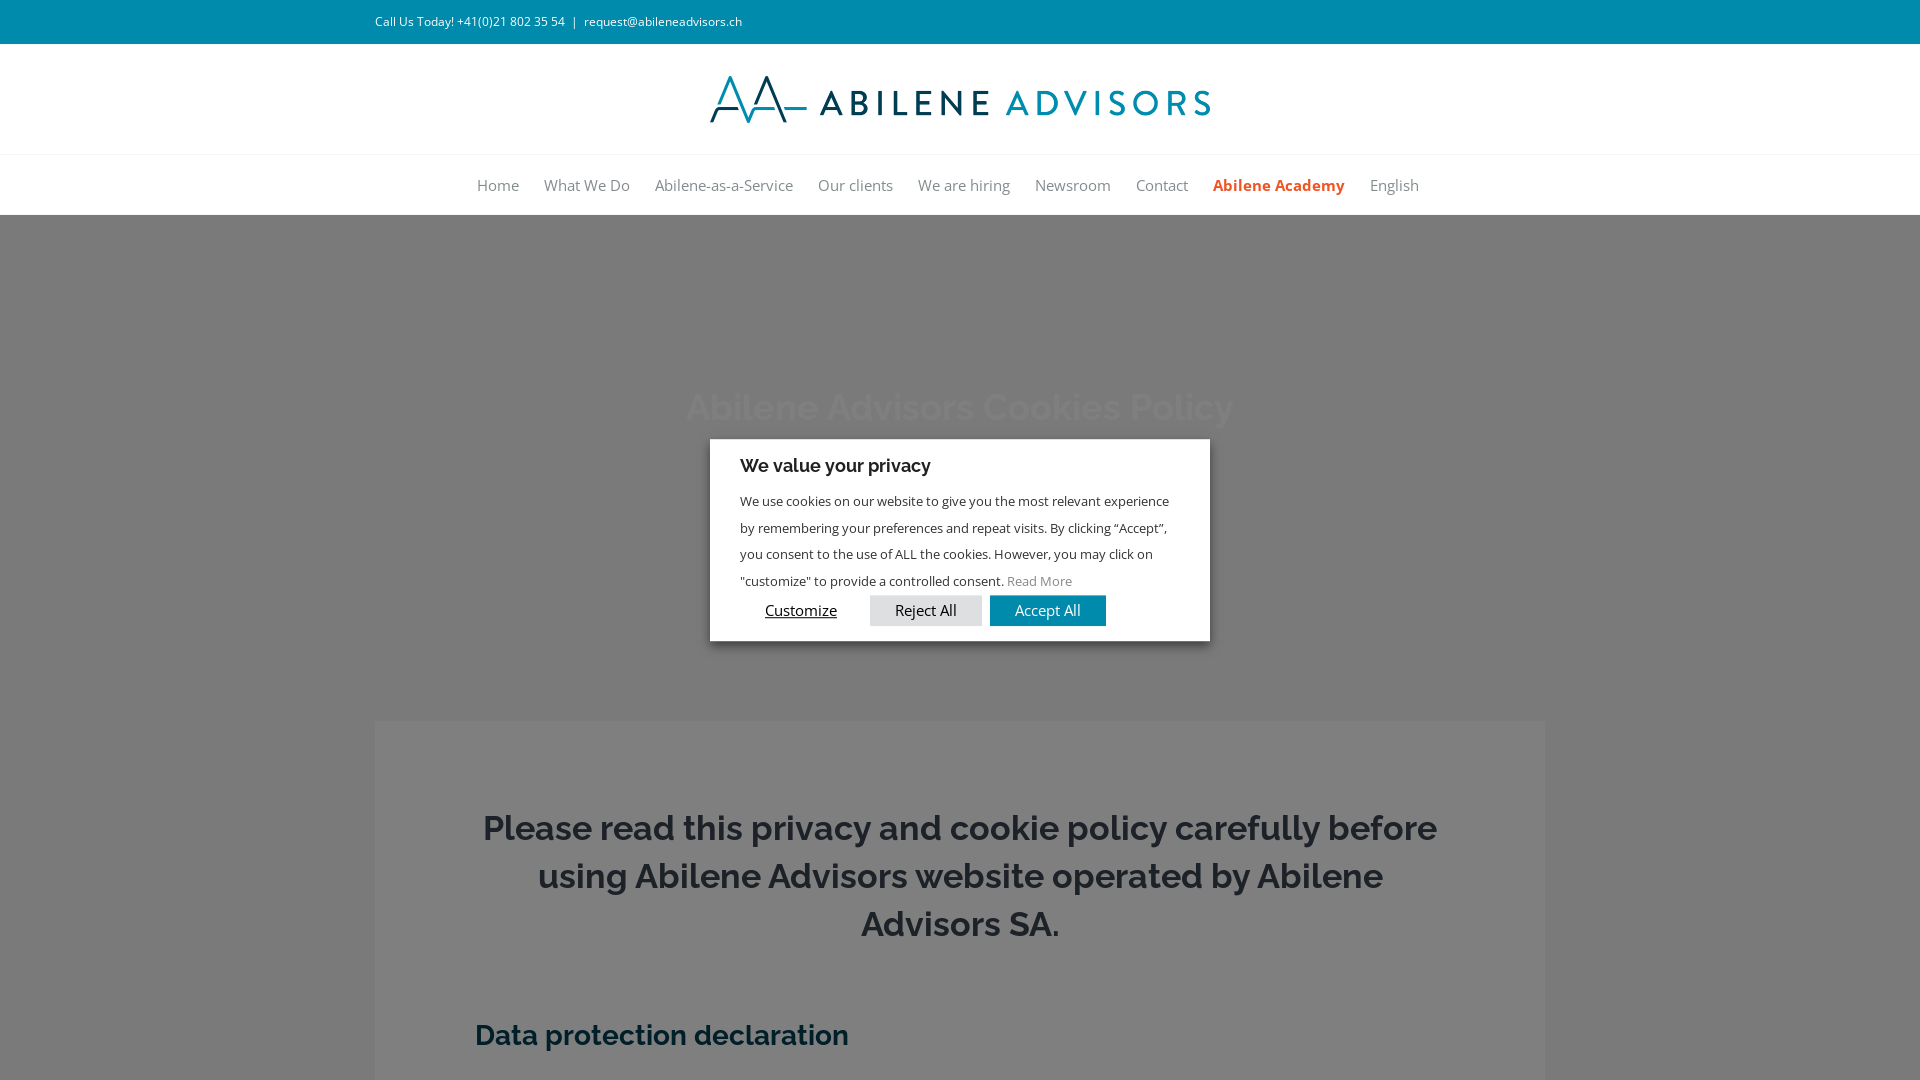 This screenshot has height=1080, width=1920. I want to click on 'Our clients', so click(855, 183).